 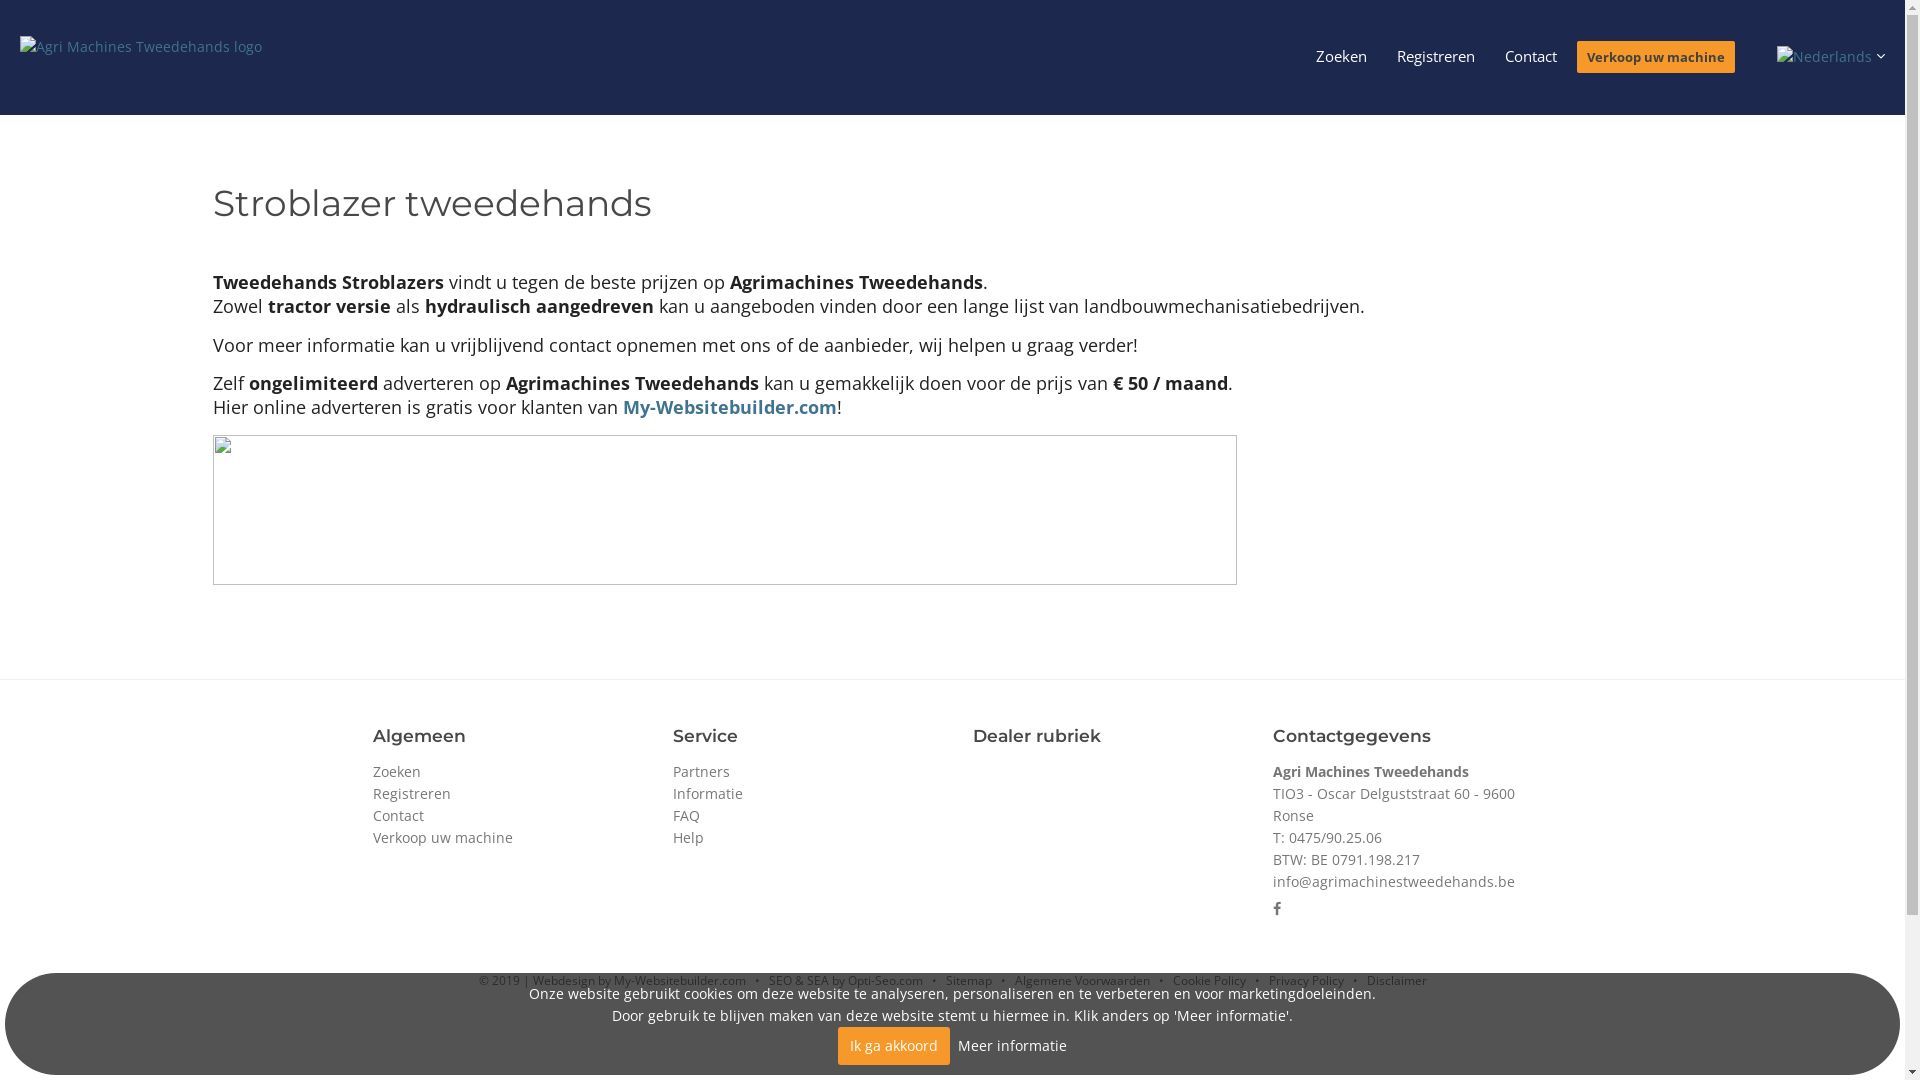 What do you see at coordinates (440, 837) in the screenshot?
I see `'Verkoop uw machine'` at bounding box center [440, 837].